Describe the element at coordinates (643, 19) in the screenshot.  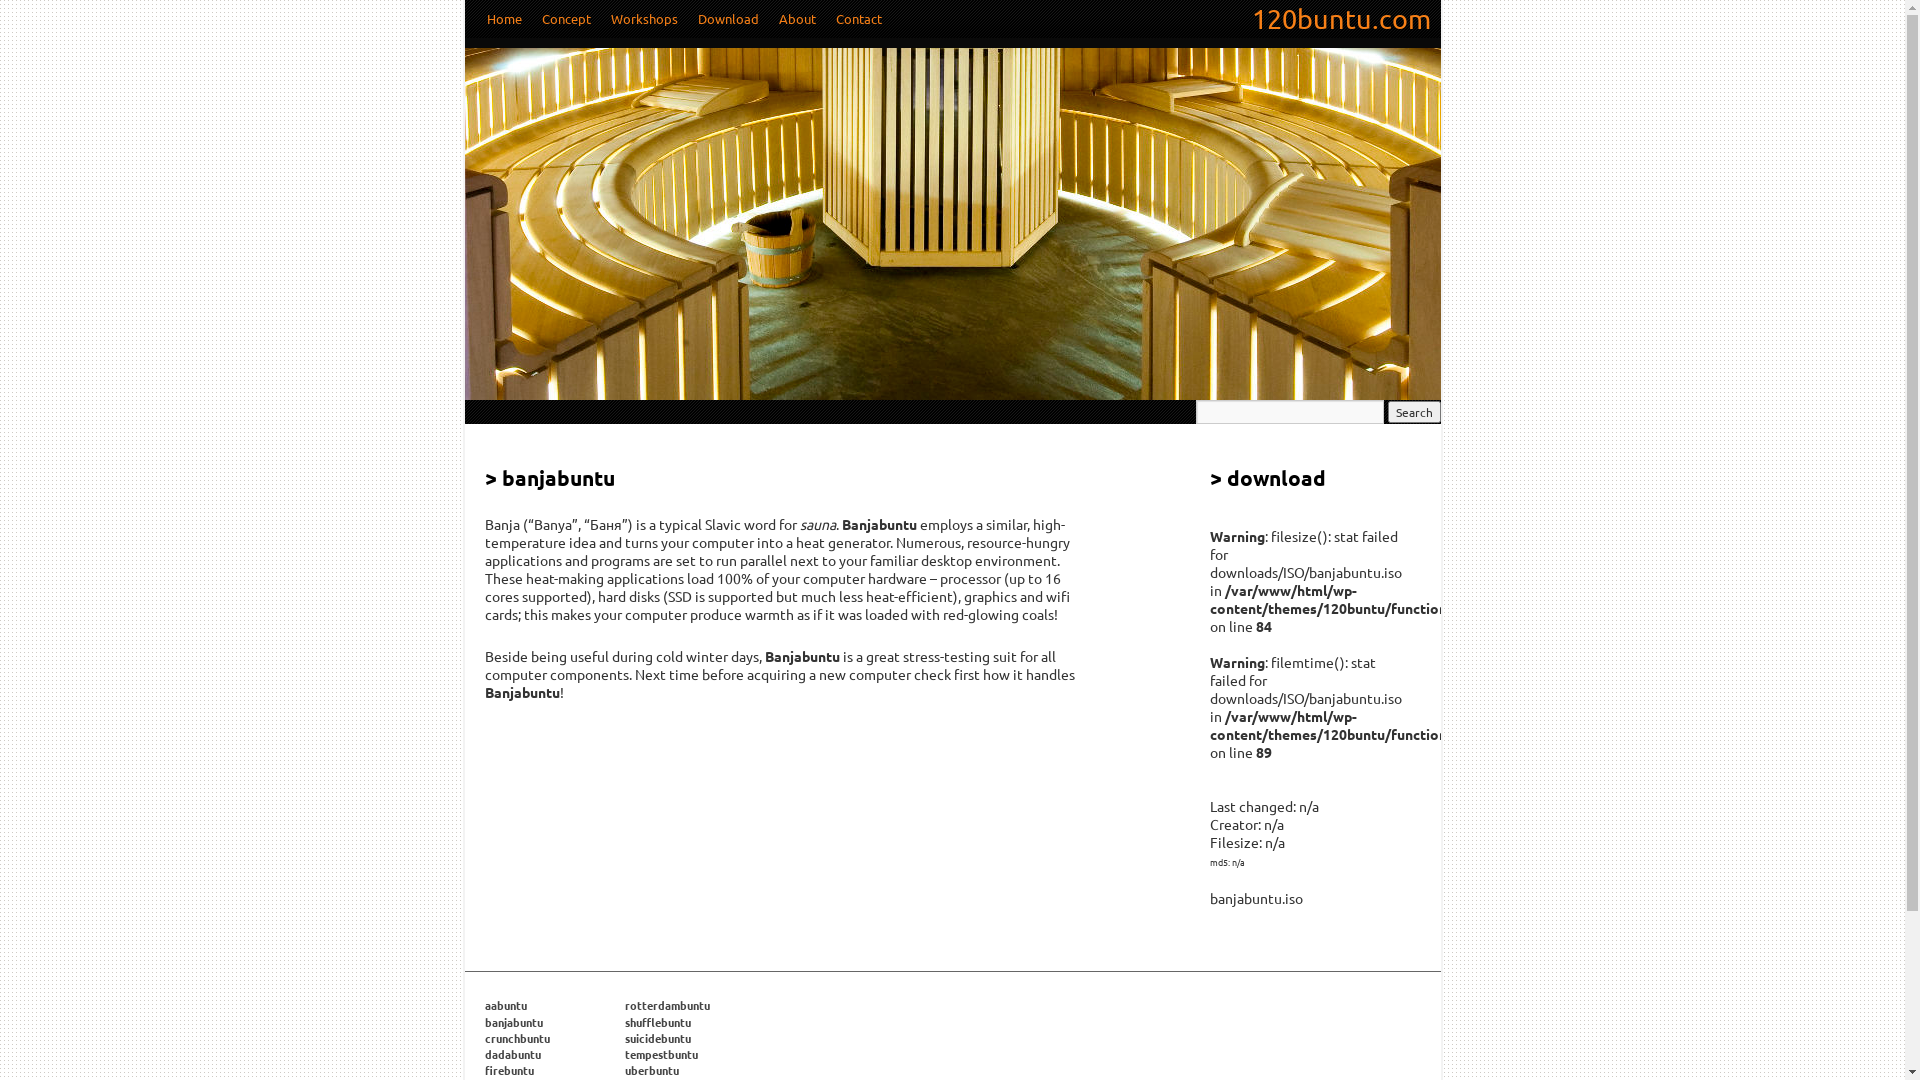
I see `'Workshops'` at that location.